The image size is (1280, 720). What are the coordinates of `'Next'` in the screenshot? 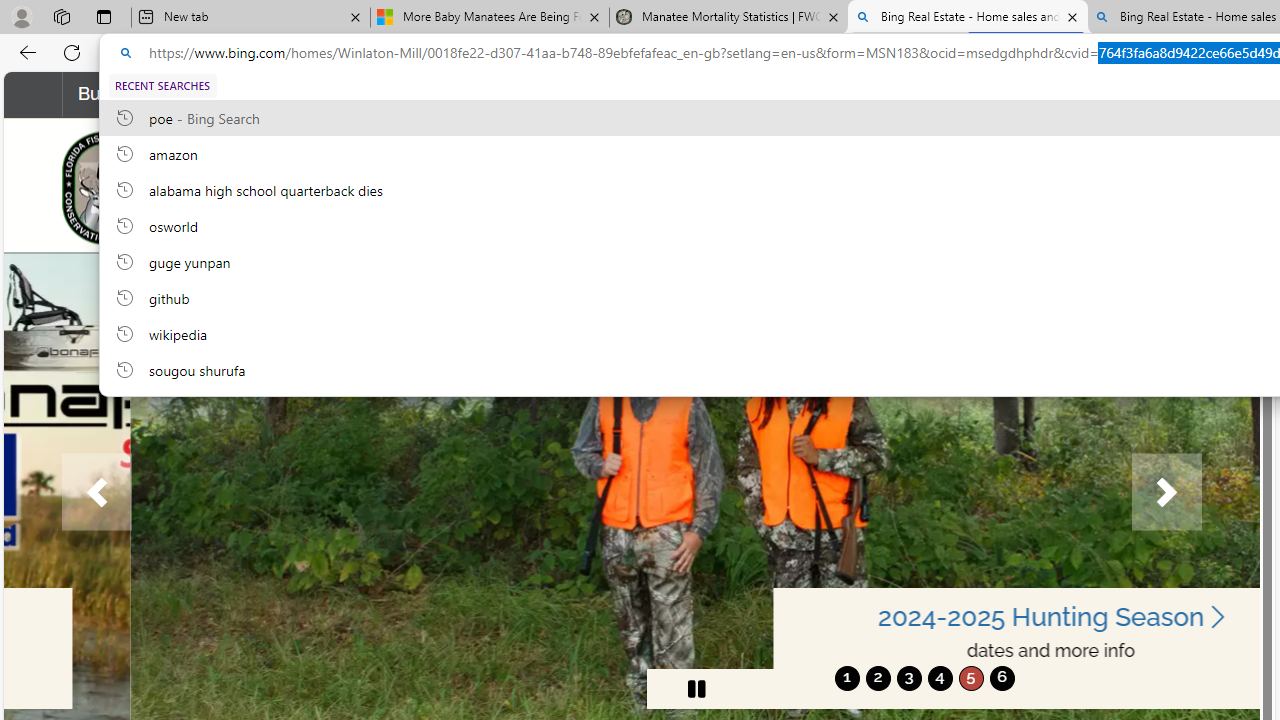 It's located at (1166, 492).